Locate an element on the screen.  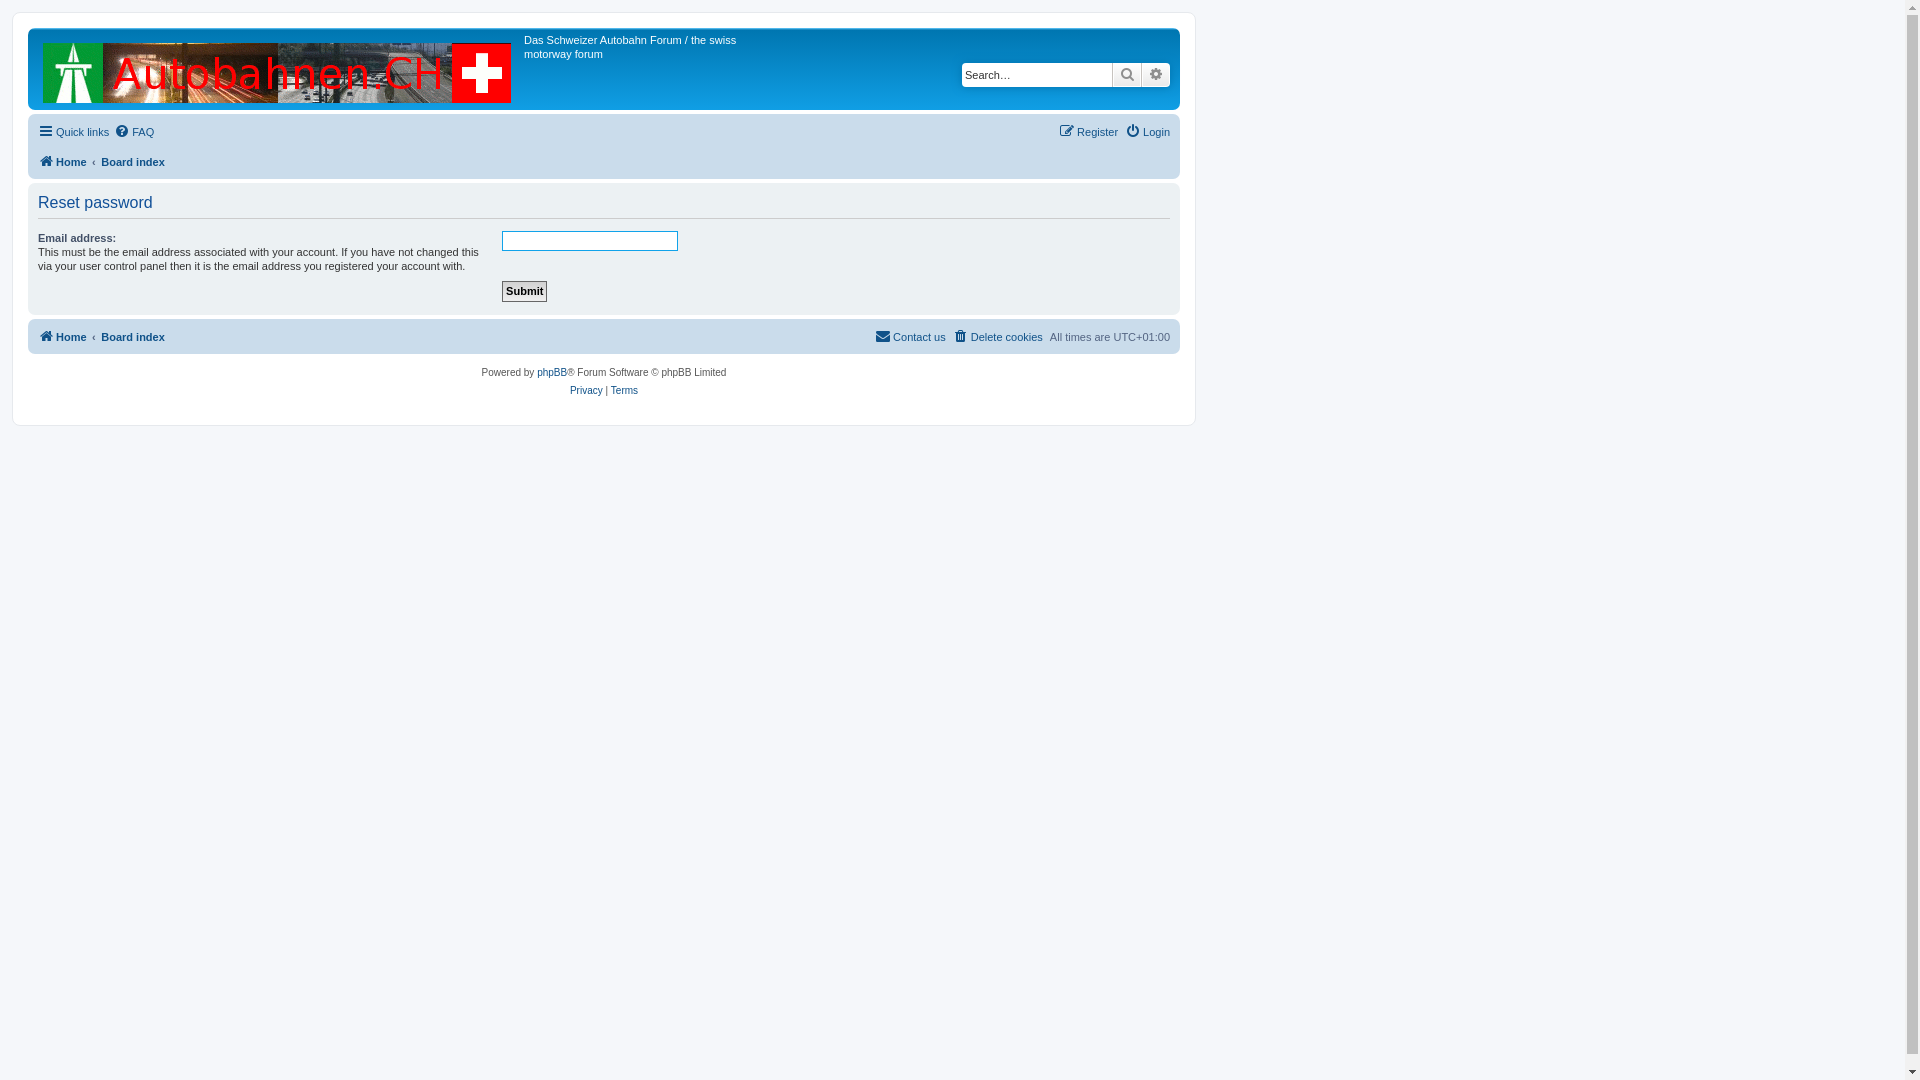
'Board index' is located at coordinates (99, 161).